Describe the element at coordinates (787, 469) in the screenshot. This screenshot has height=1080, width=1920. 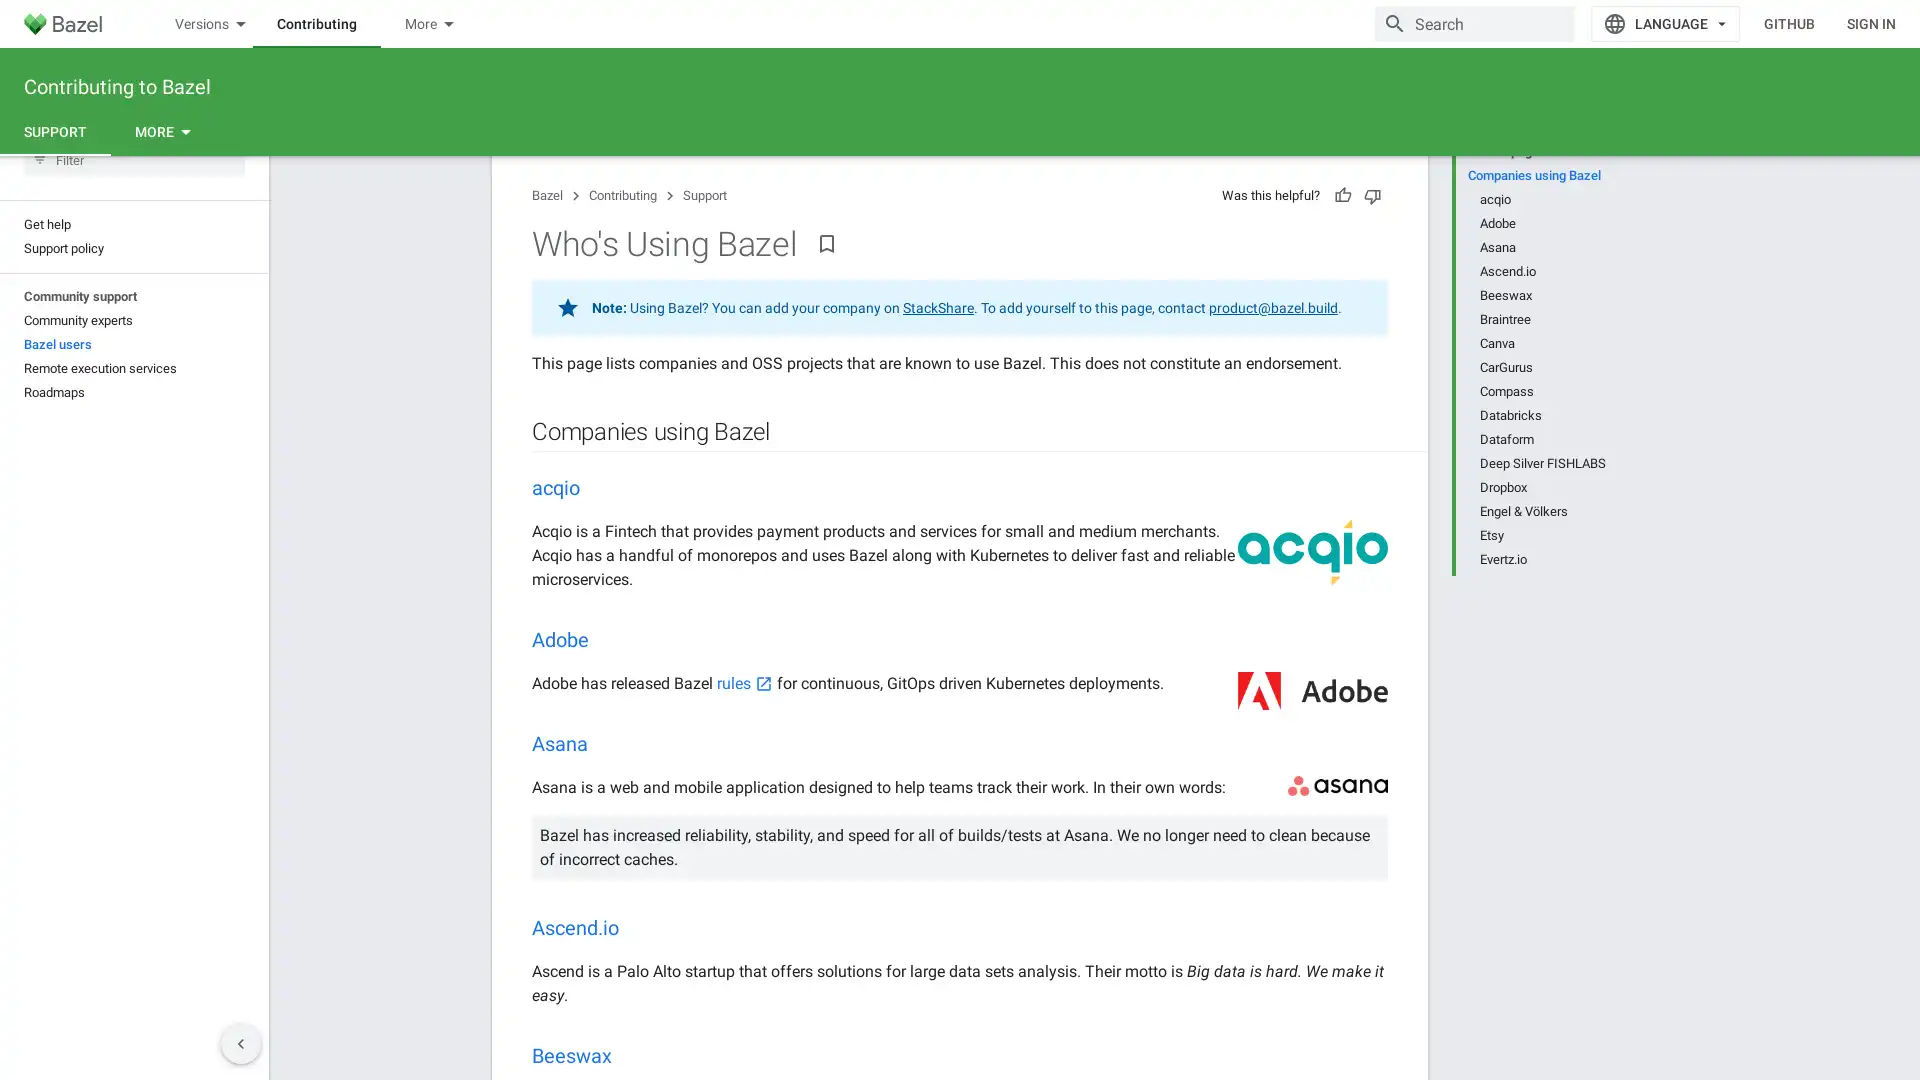
I see `Copy link to this section: Companies using Bazel` at that location.